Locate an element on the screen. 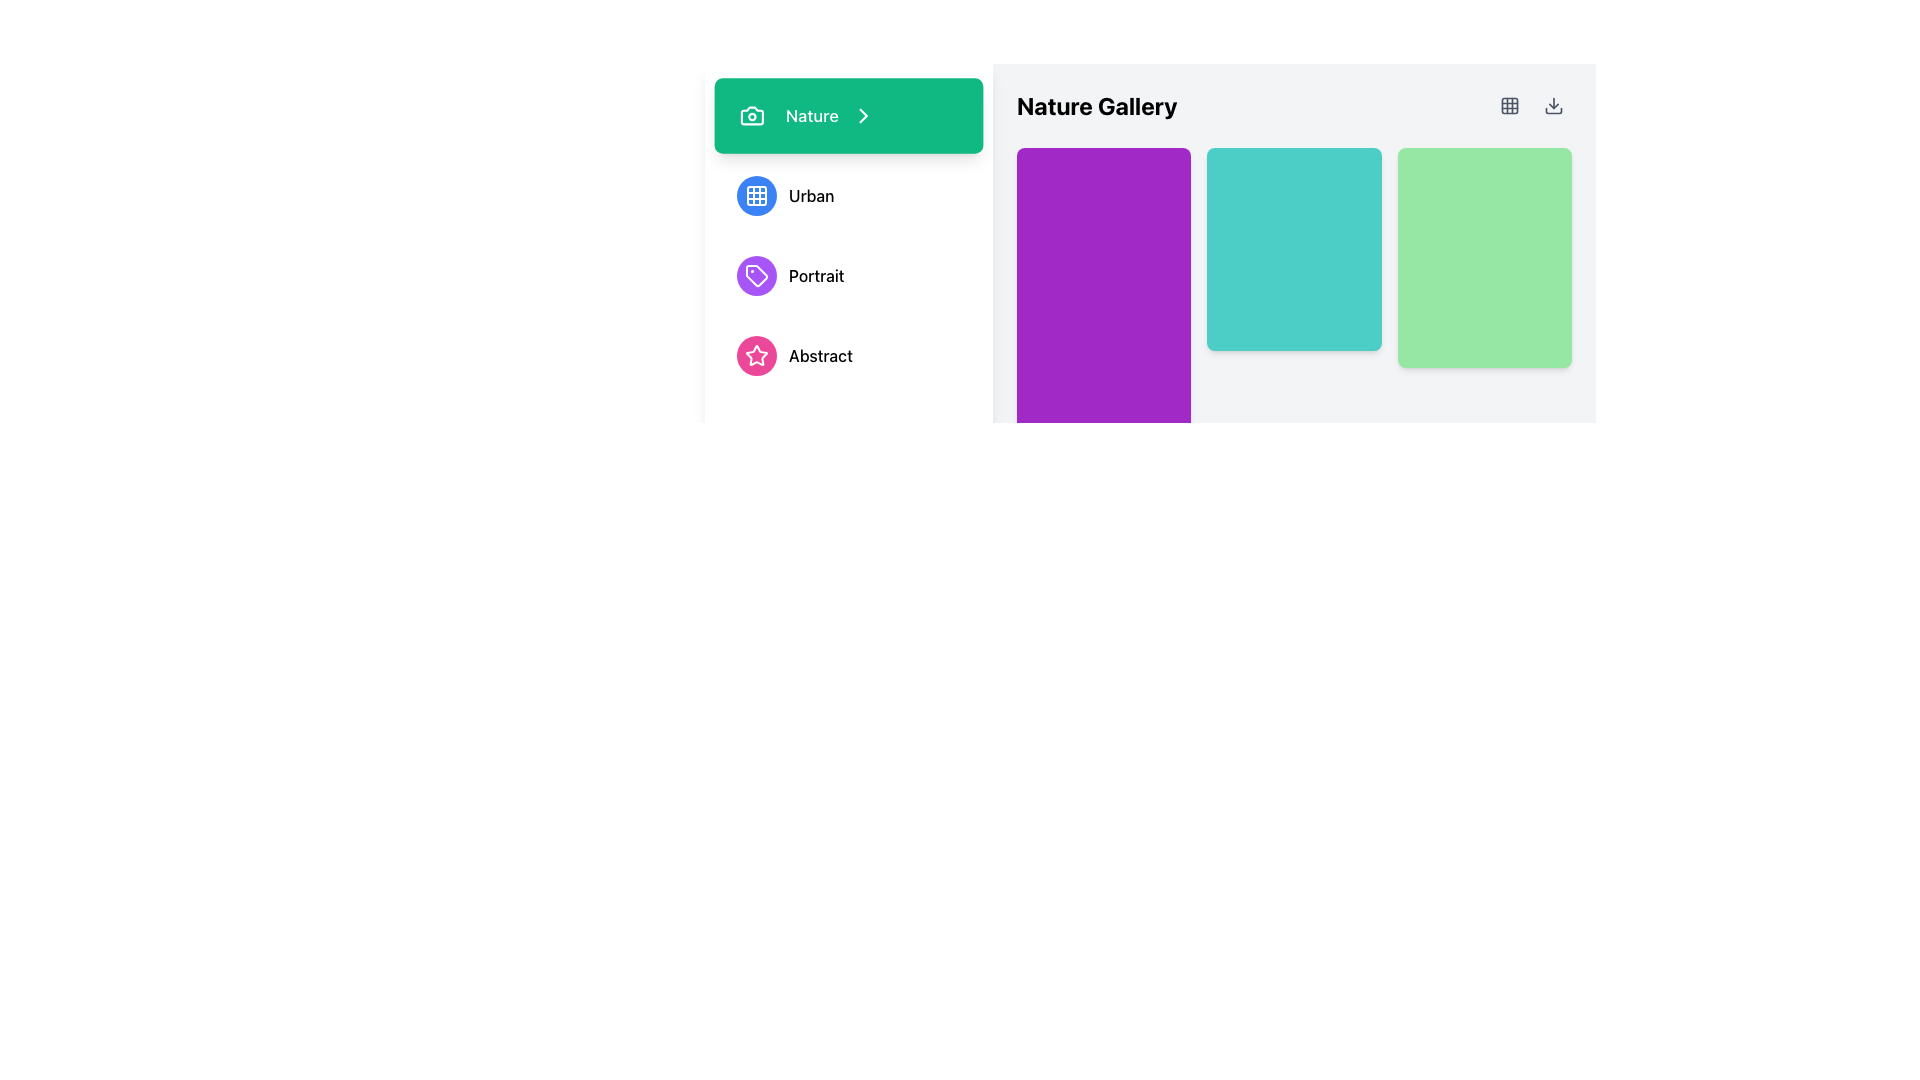 The width and height of the screenshot is (1920, 1080). the fourth item in the vertical sidebar navigation menu, located below 'Portrait' and above 'Statistics' is located at coordinates (849, 354).